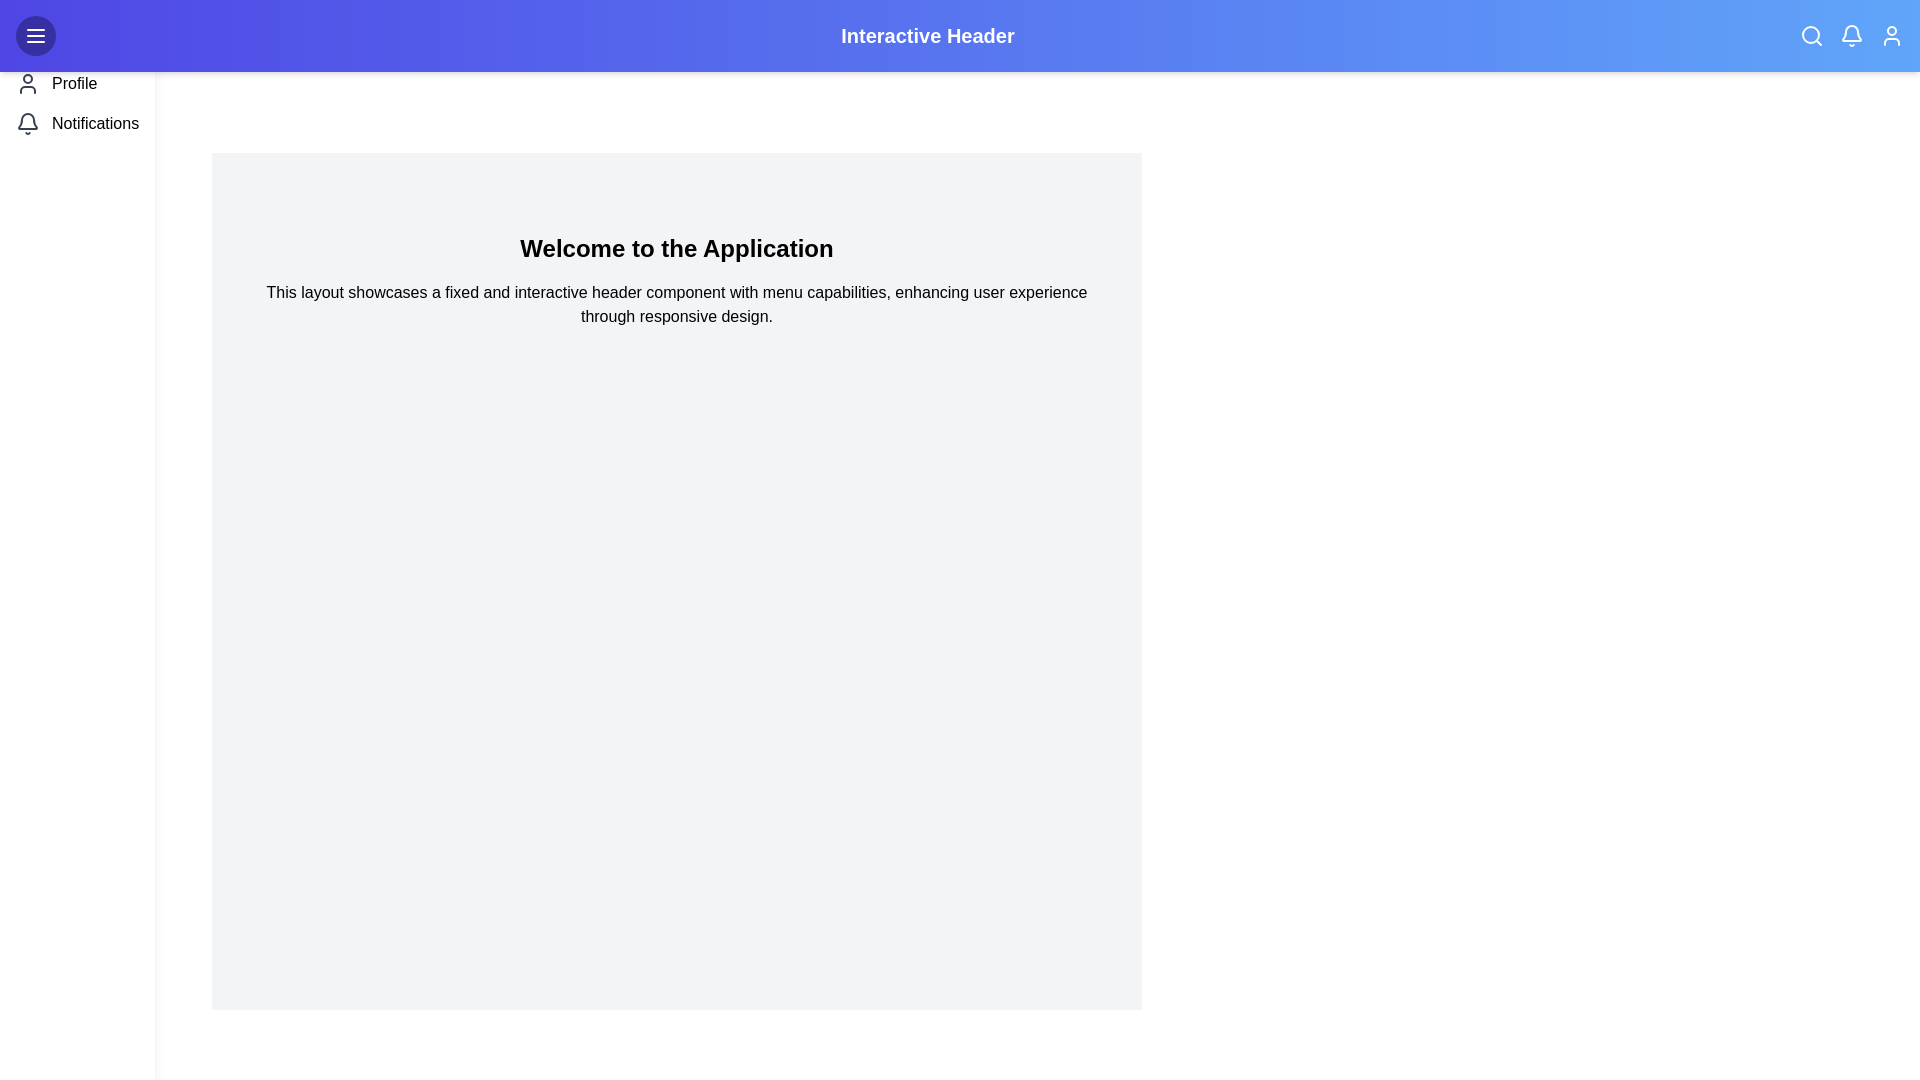 The width and height of the screenshot is (1920, 1080). Describe the element at coordinates (1811, 35) in the screenshot. I see `the search icon button located in the top-right corner of the interface` at that location.